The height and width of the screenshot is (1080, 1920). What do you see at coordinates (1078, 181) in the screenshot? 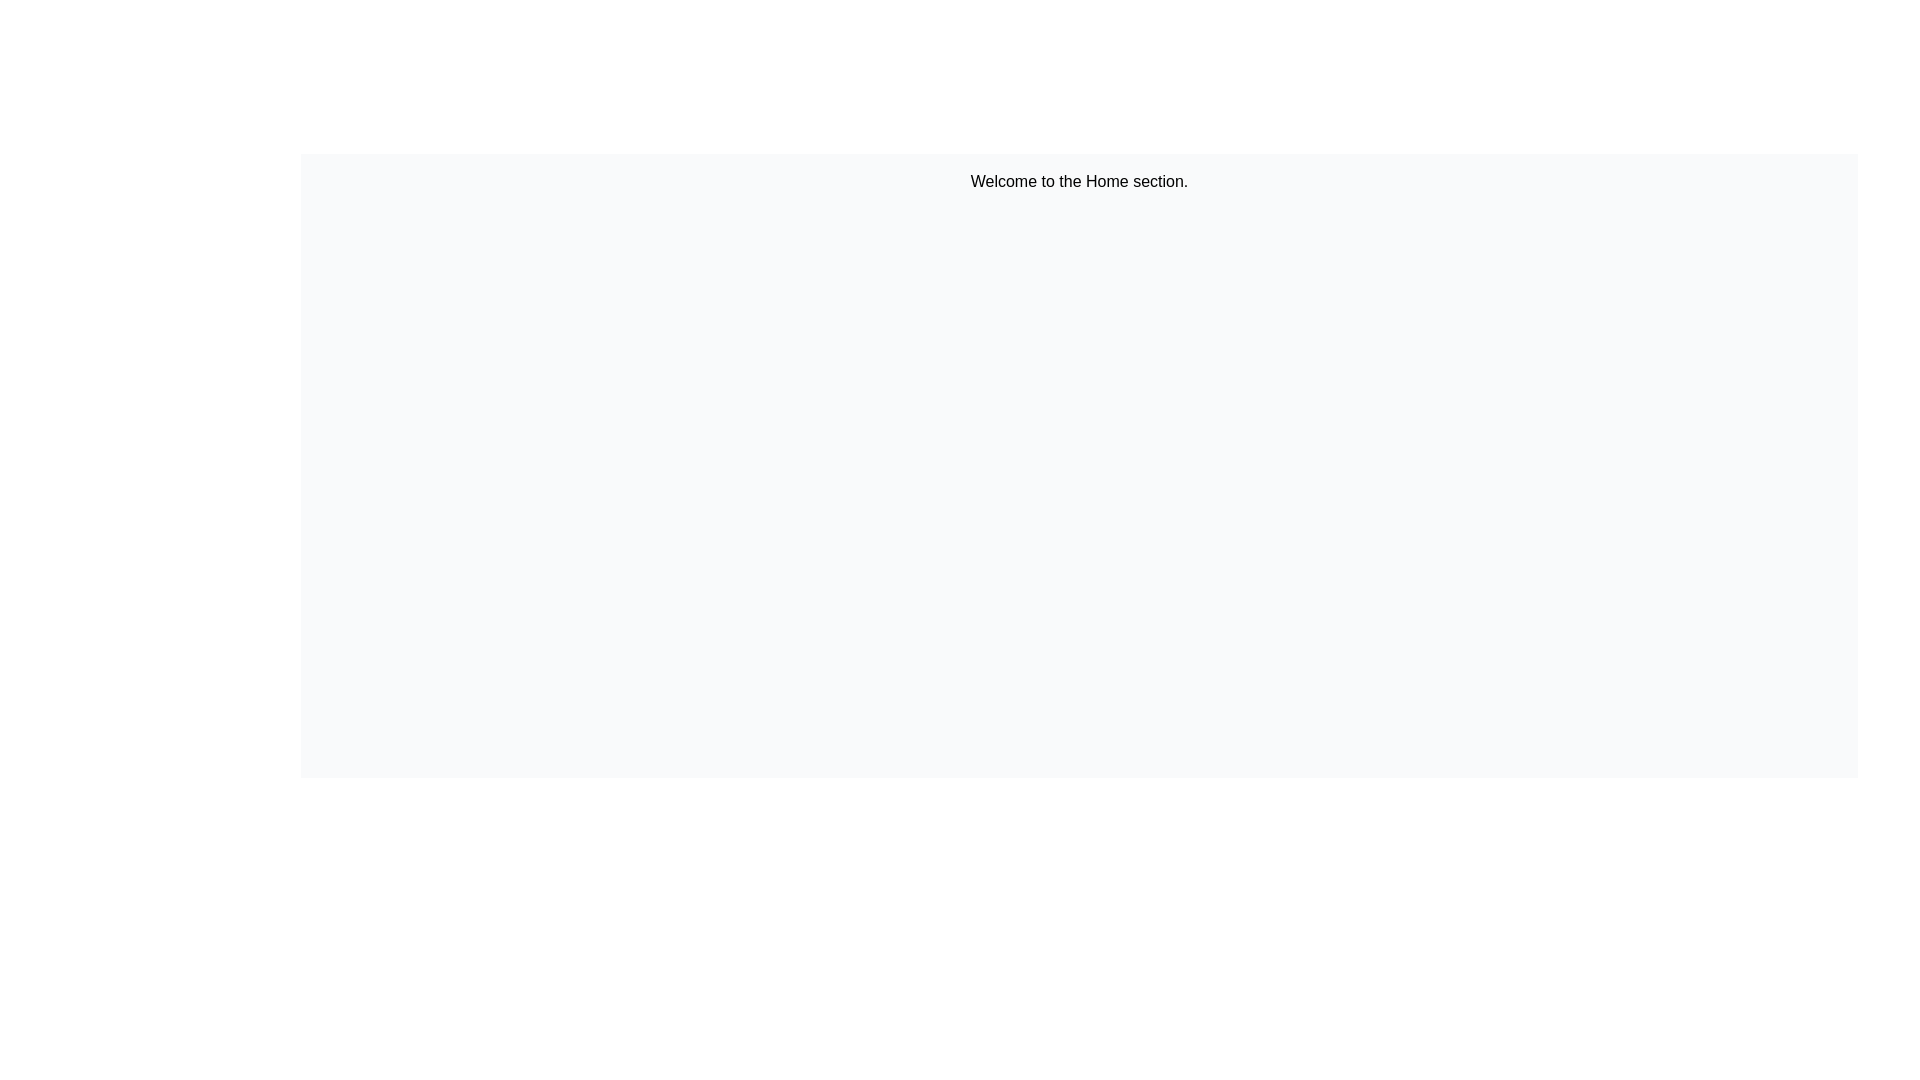
I see `the welcome message static text element located at the top of the home section, which serves as the title for the application` at bounding box center [1078, 181].